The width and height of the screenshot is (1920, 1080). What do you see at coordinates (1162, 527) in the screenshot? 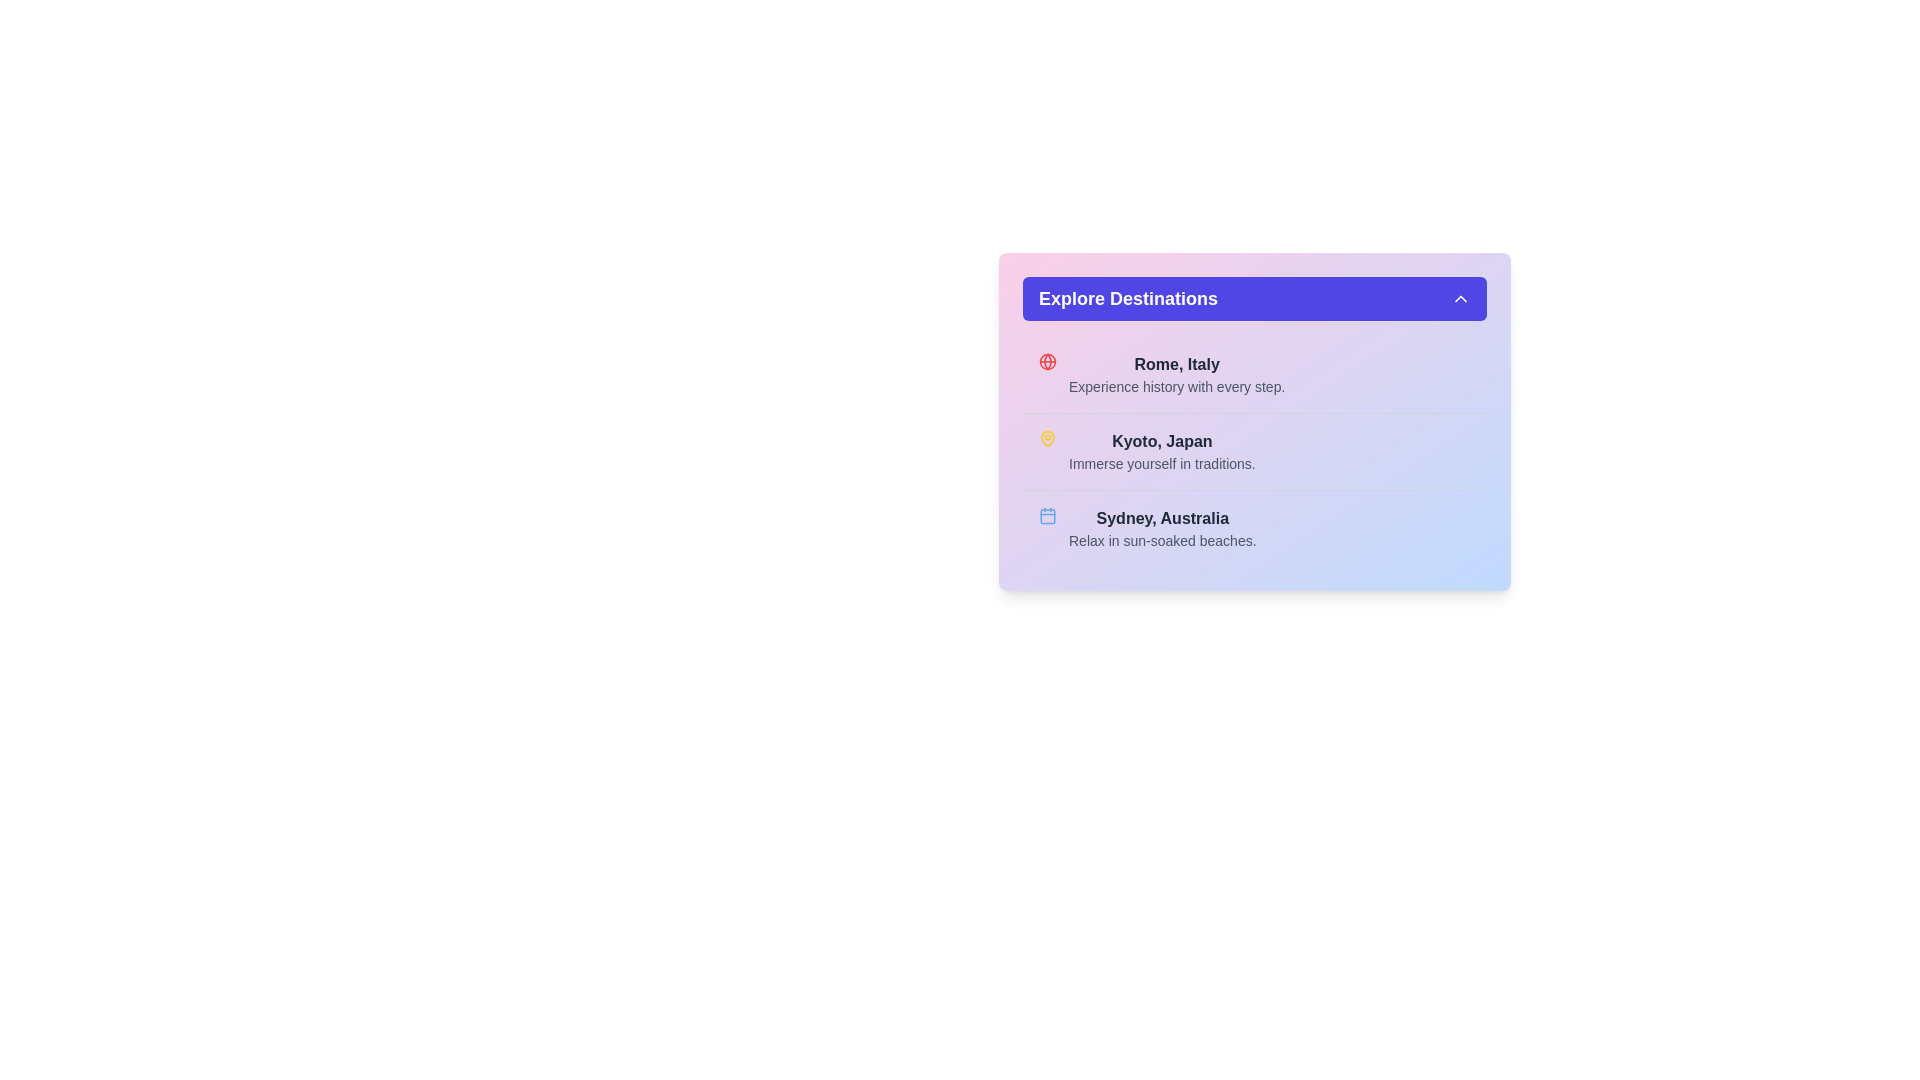
I see `the text display element containing the title 'Sydney, Australia' and the description 'Relax in sun-soaked beaches', which is positioned in the third row of the 'Explore Destinations' widget` at bounding box center [1162, 527].